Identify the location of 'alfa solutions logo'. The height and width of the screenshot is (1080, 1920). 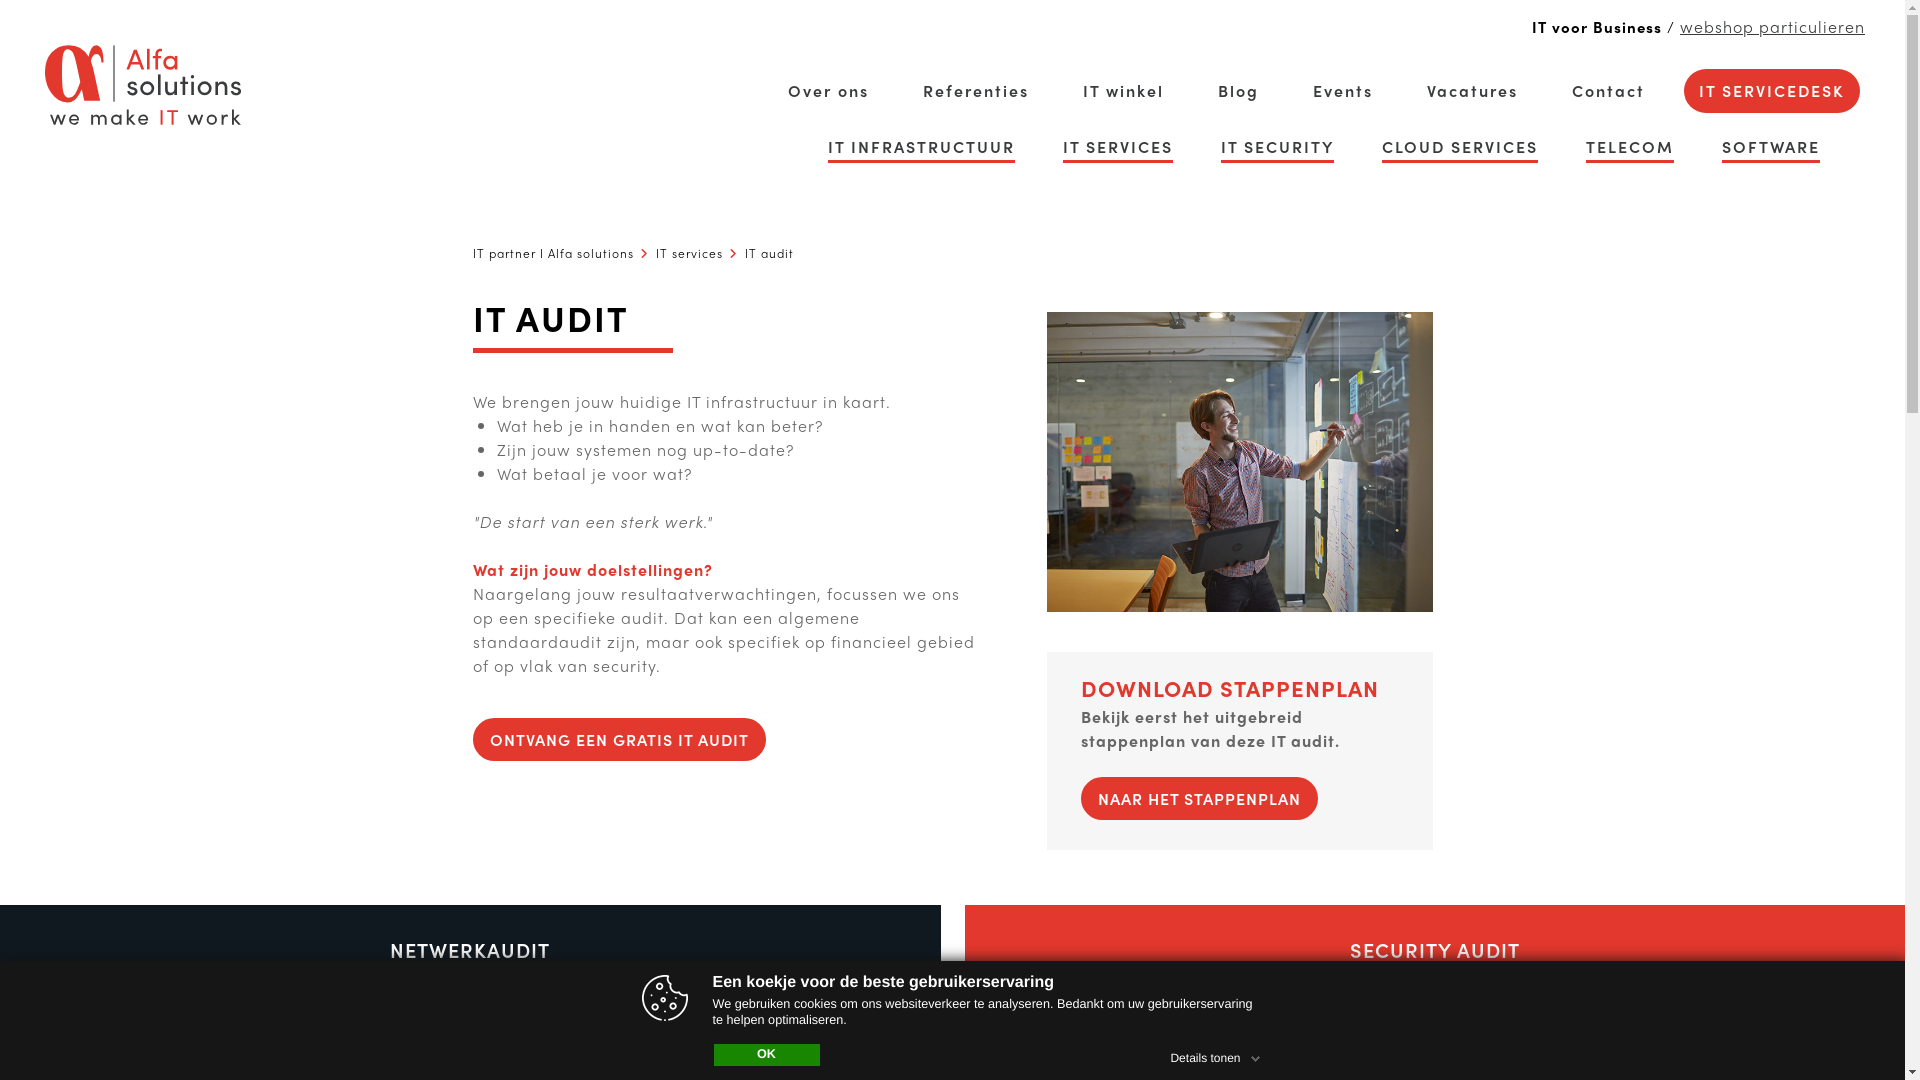
(44, 83).